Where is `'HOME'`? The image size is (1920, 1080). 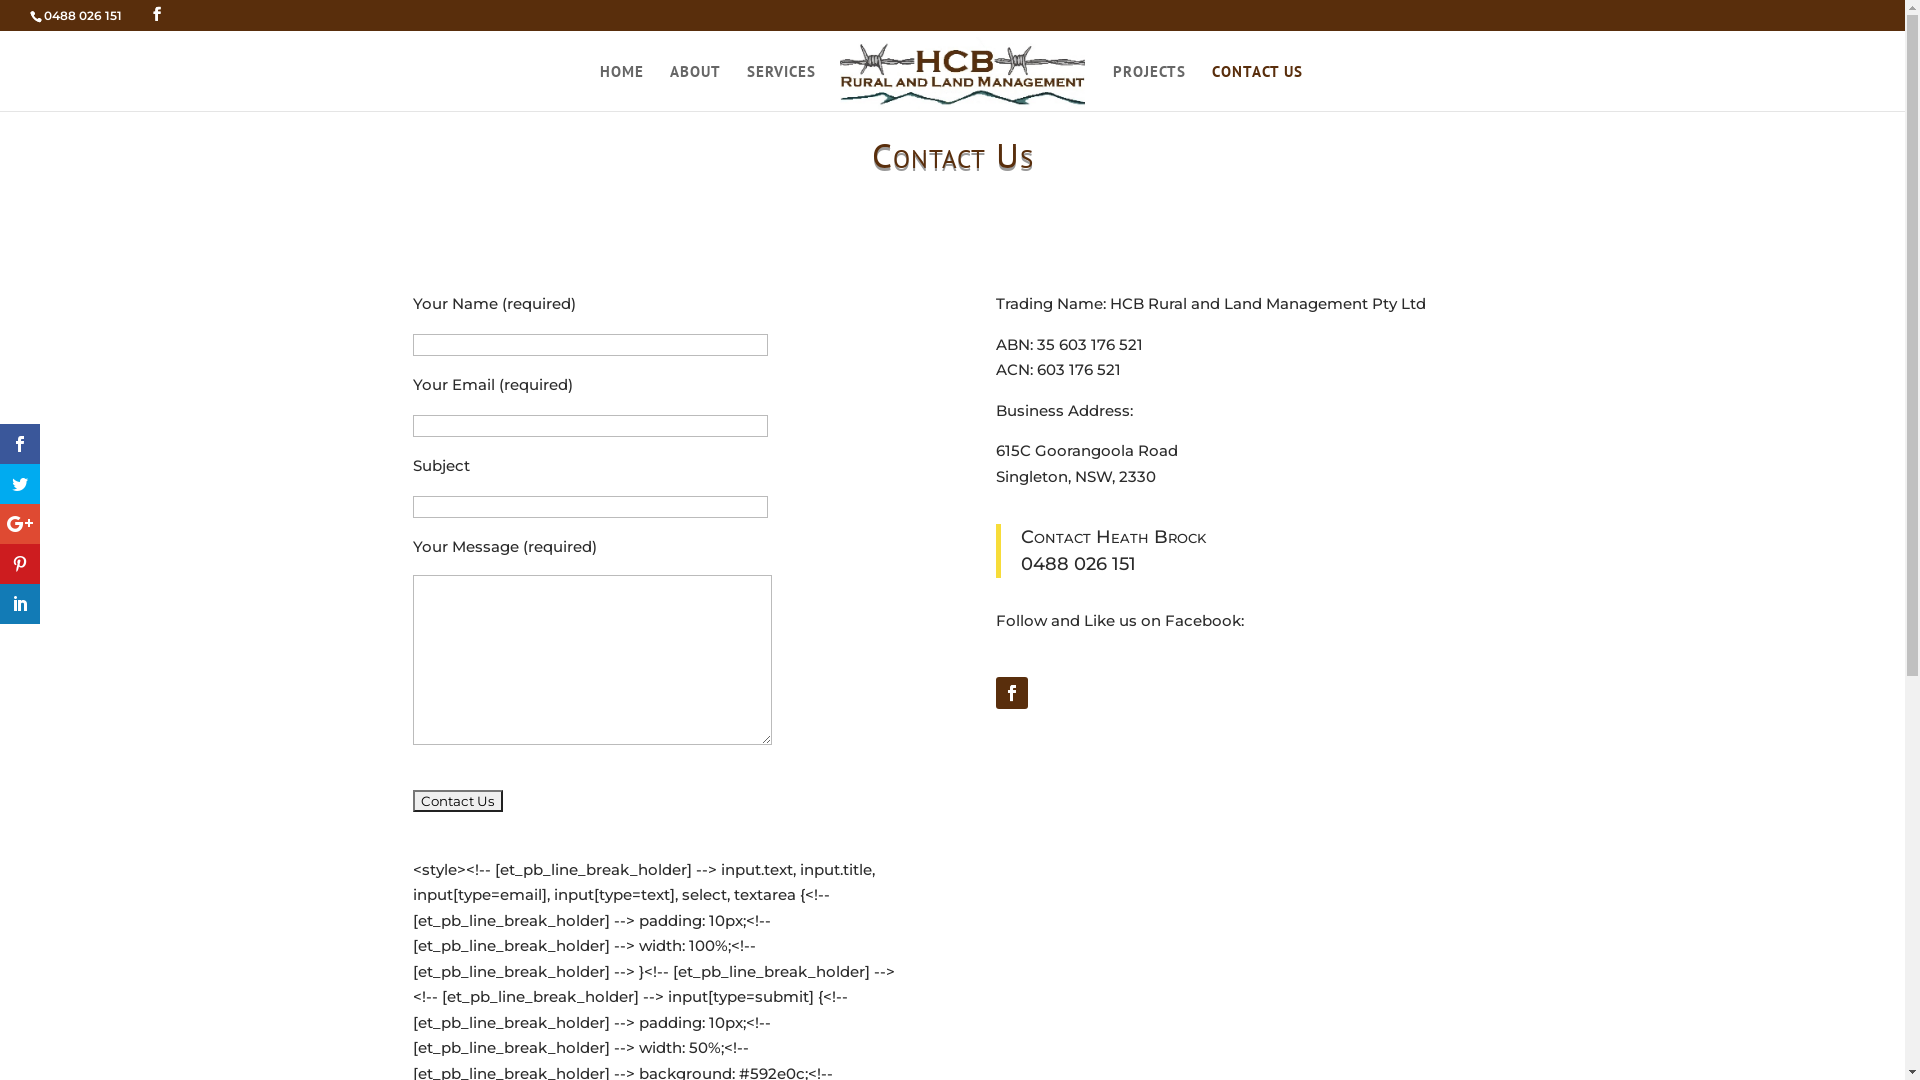
'HOME' is located at coordinates (621, 76).